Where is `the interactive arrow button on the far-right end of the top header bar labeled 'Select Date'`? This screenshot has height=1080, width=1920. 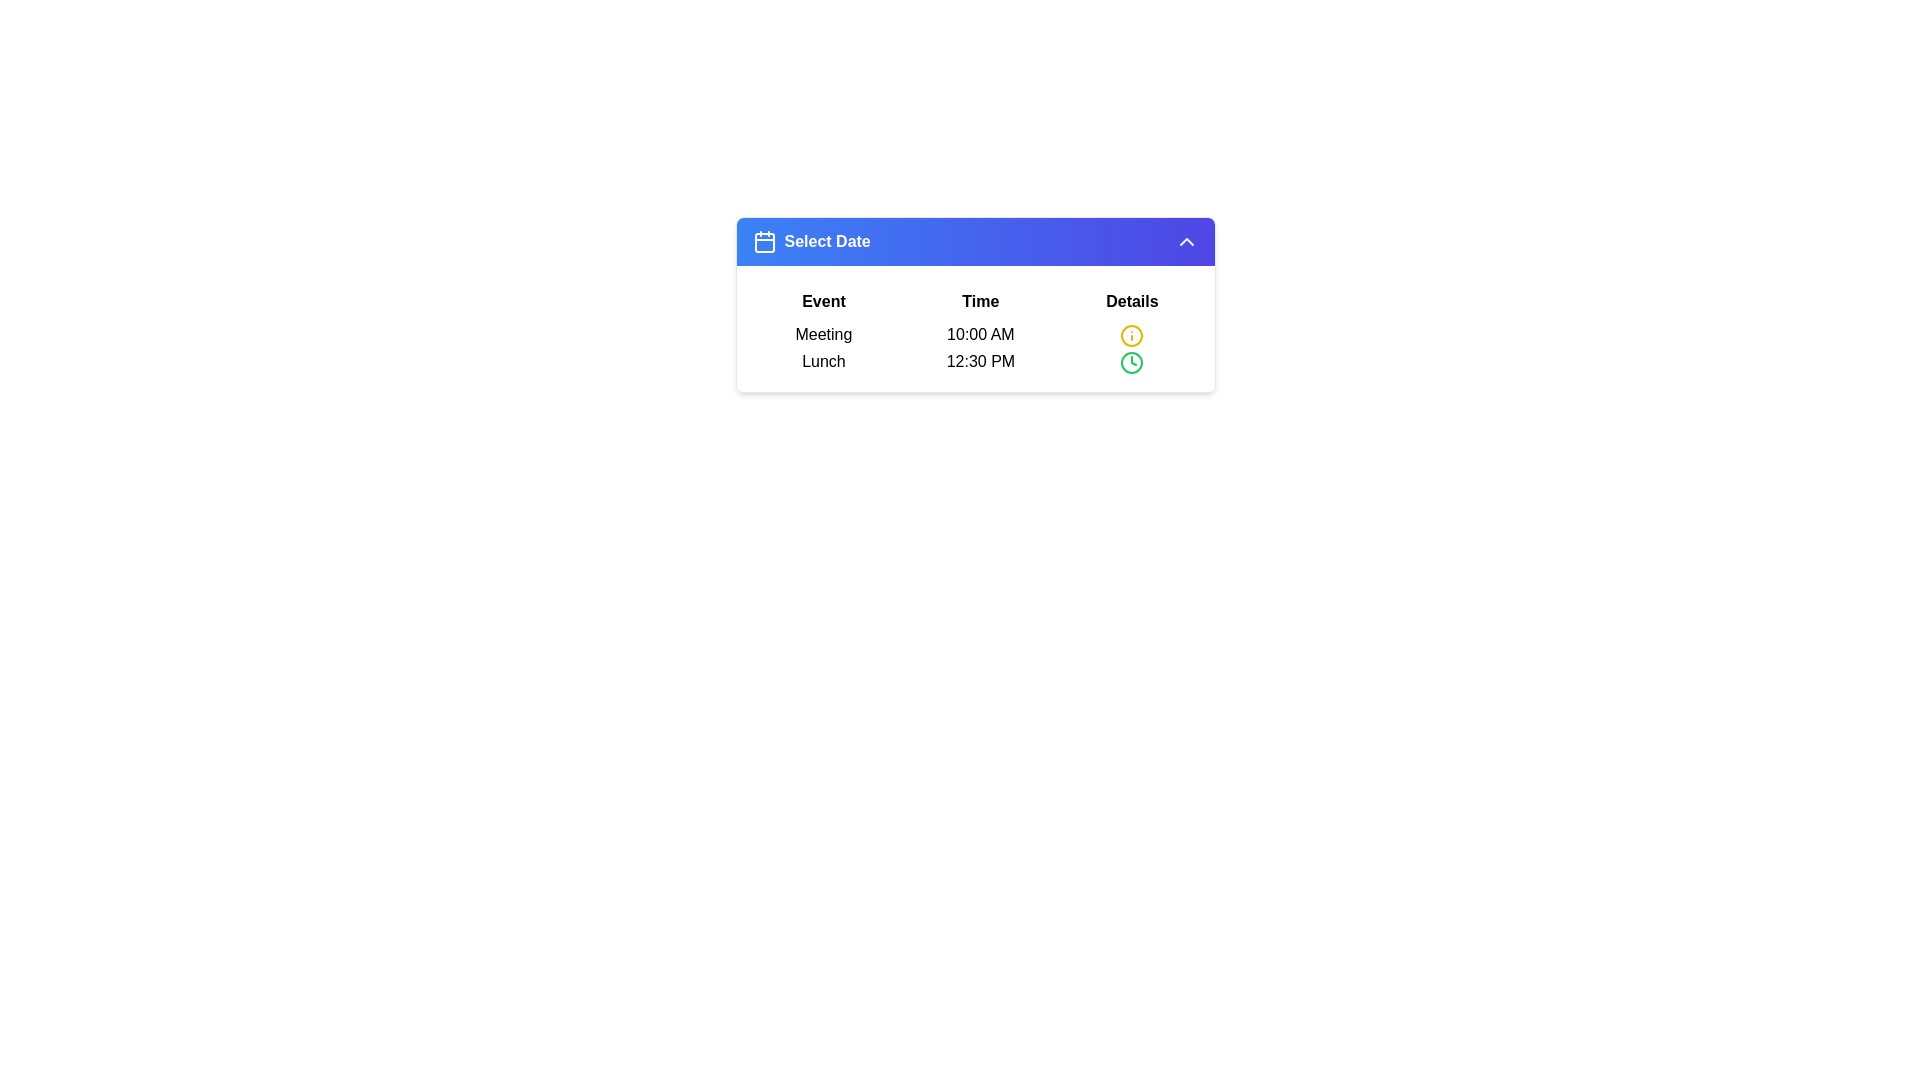
the interactive arrow button on the far-right end of the top header bar labeled 'Select Date' is located at coordinates (1186, 241).